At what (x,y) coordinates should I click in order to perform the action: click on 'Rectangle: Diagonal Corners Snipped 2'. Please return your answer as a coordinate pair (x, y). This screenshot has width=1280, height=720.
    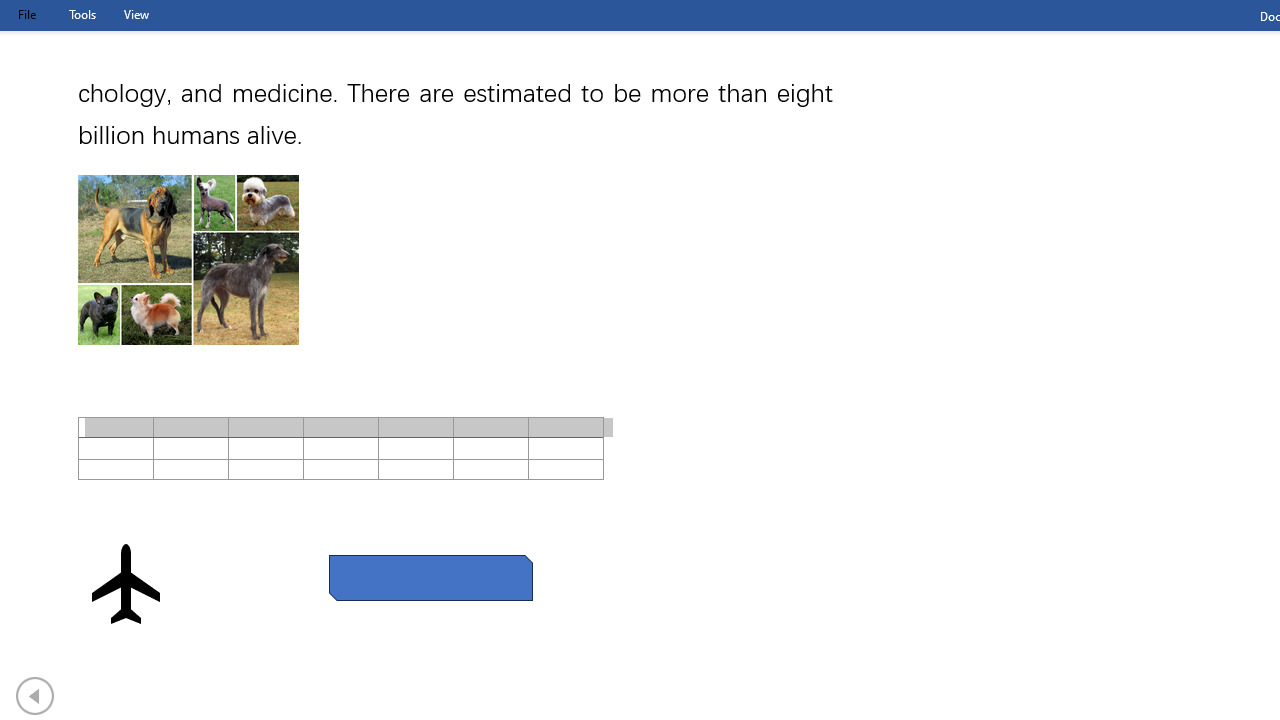
    Looking at the image, I should click on (429, 578).